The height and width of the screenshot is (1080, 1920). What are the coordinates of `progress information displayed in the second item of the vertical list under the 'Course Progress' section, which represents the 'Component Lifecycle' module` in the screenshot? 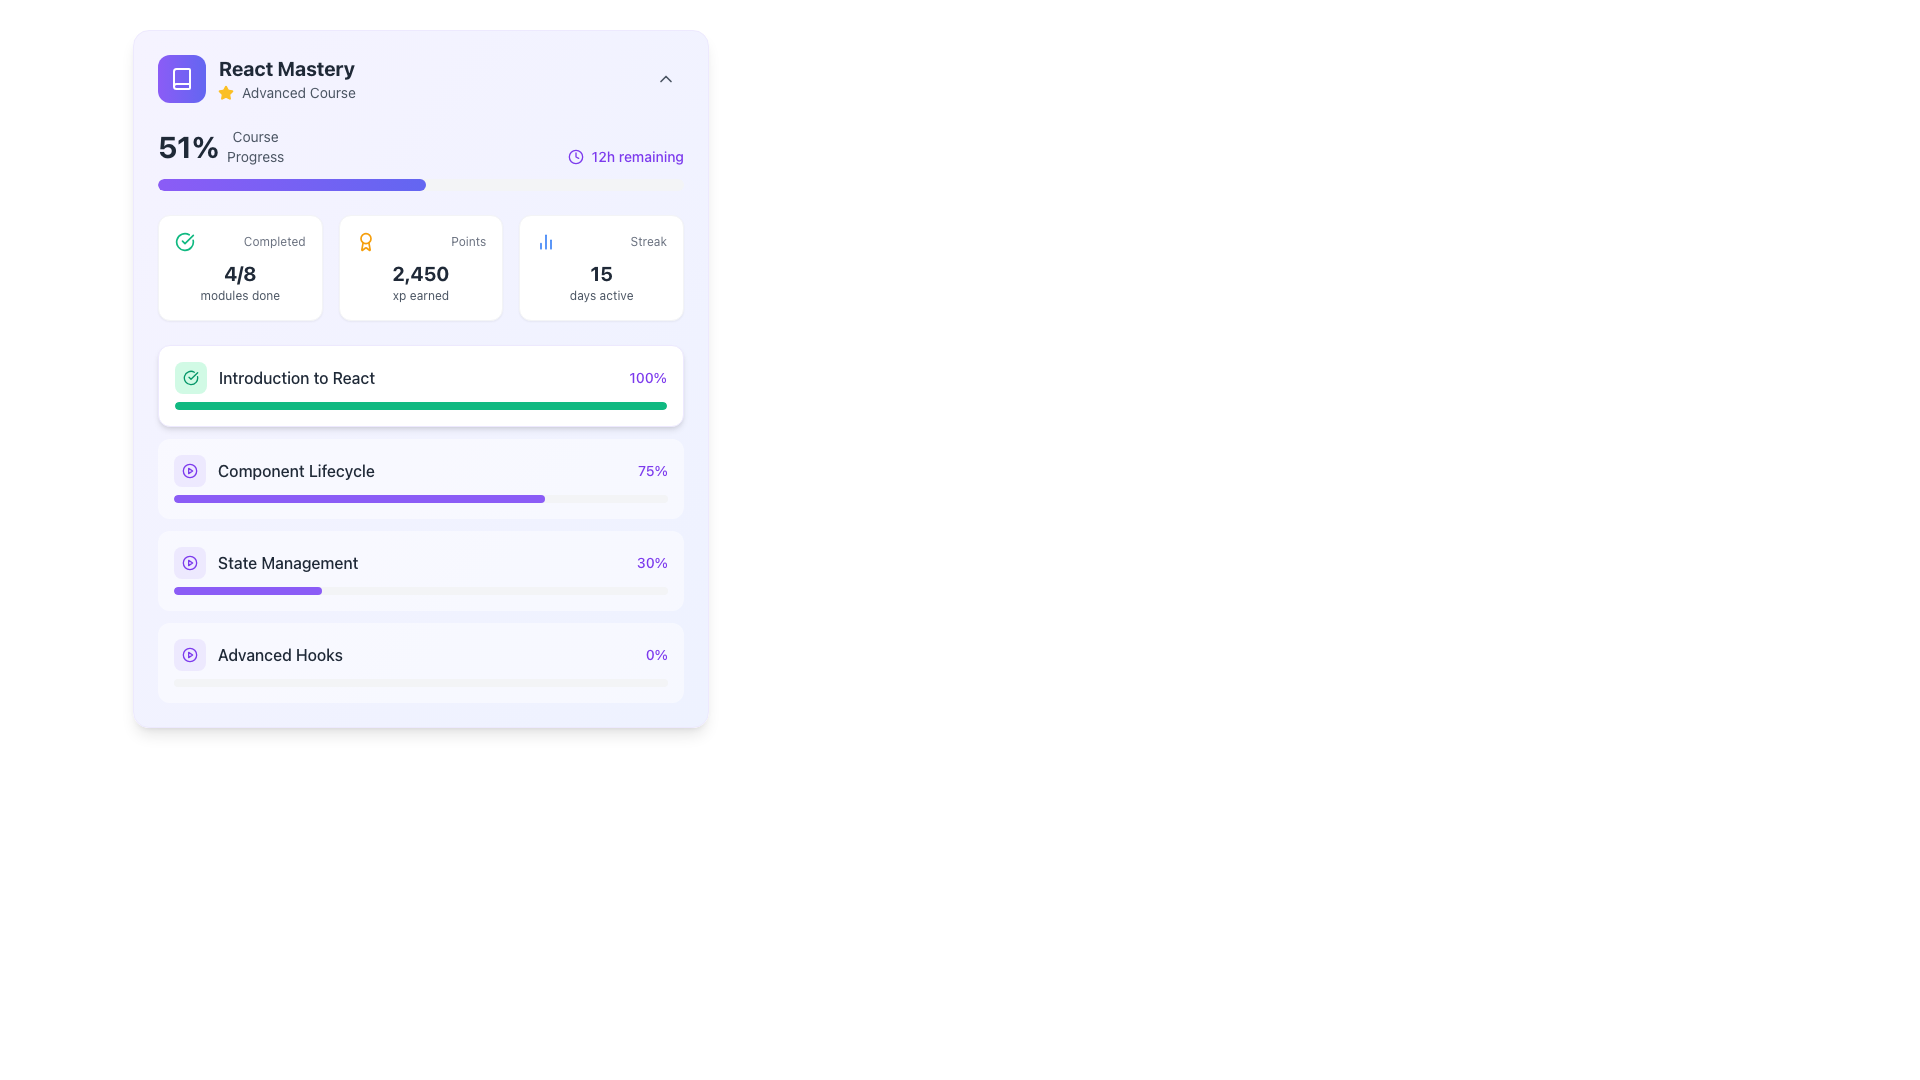 It's located at (420, 470).